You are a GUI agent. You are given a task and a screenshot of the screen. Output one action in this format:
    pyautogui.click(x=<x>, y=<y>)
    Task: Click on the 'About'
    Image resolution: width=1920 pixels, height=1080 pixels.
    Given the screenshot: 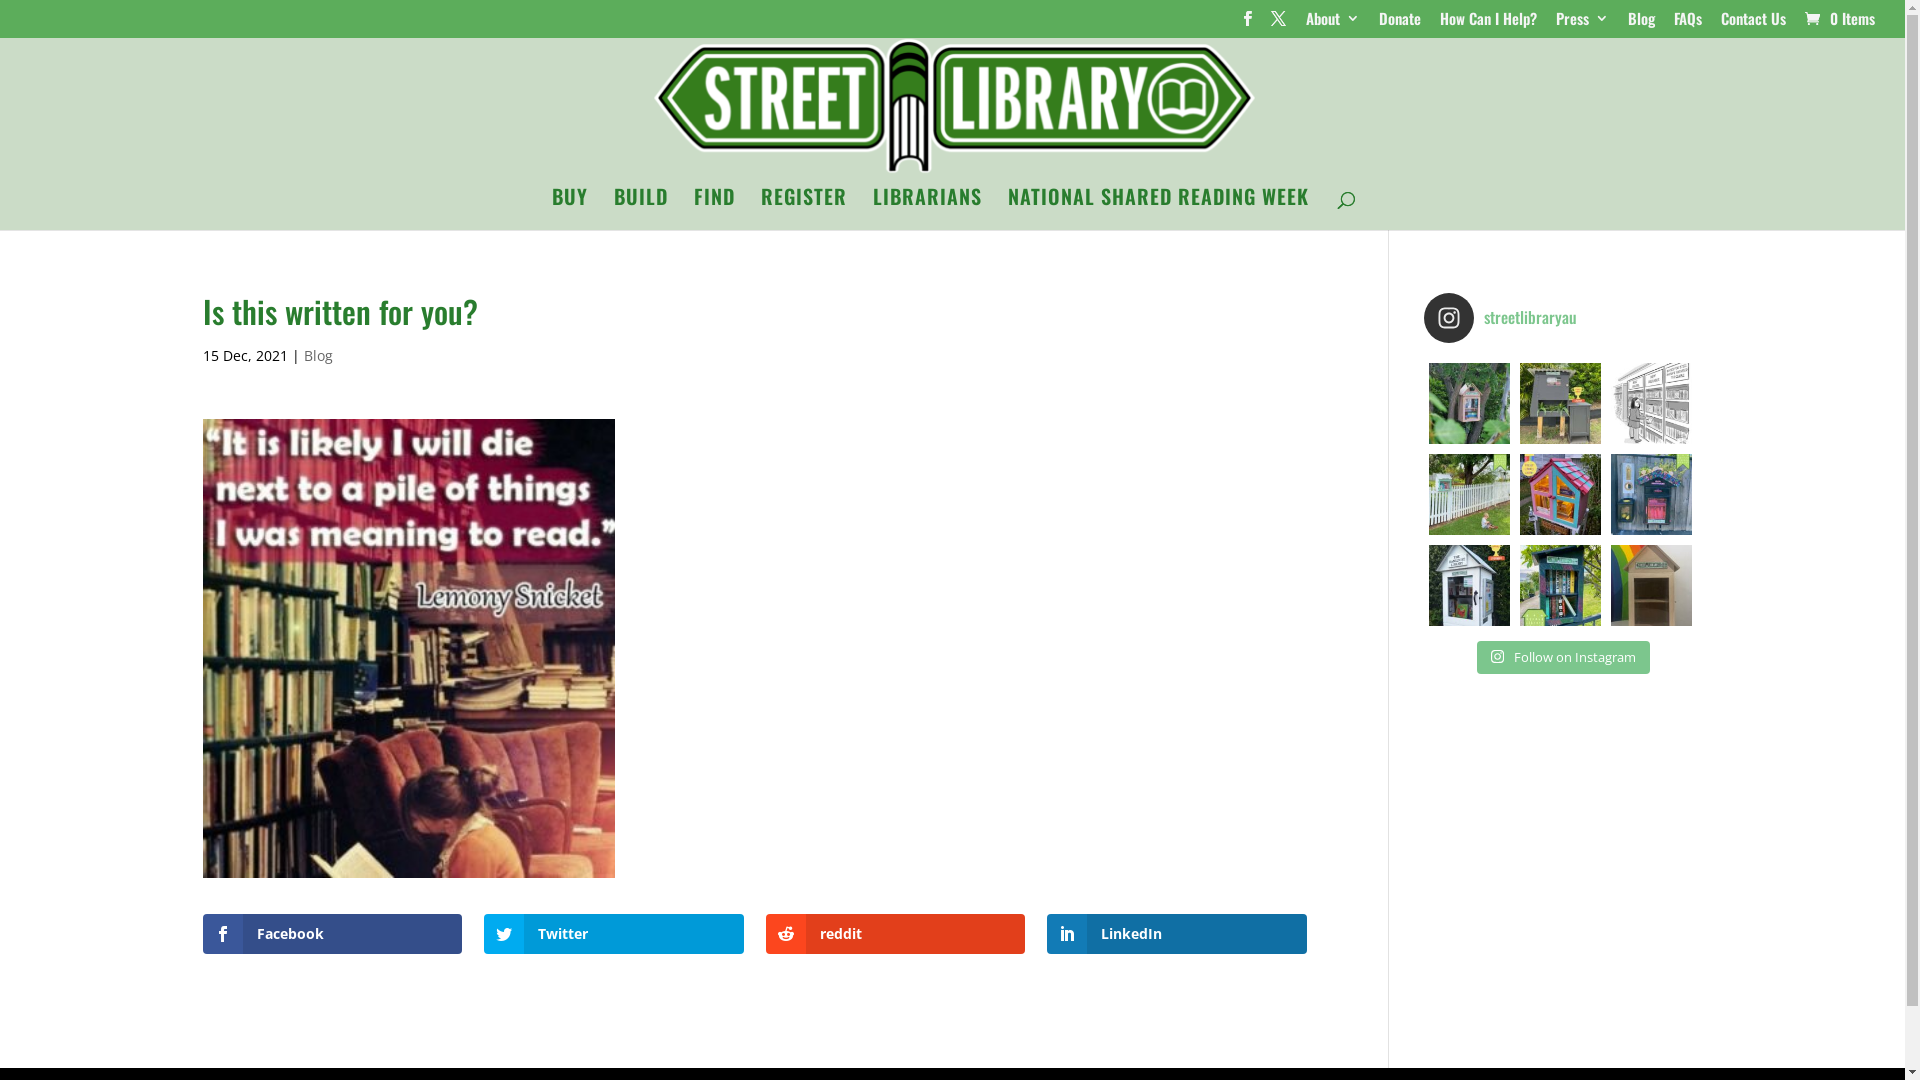 What is the action you would take?
    pyautogui.click(x=1333, y=23)
    